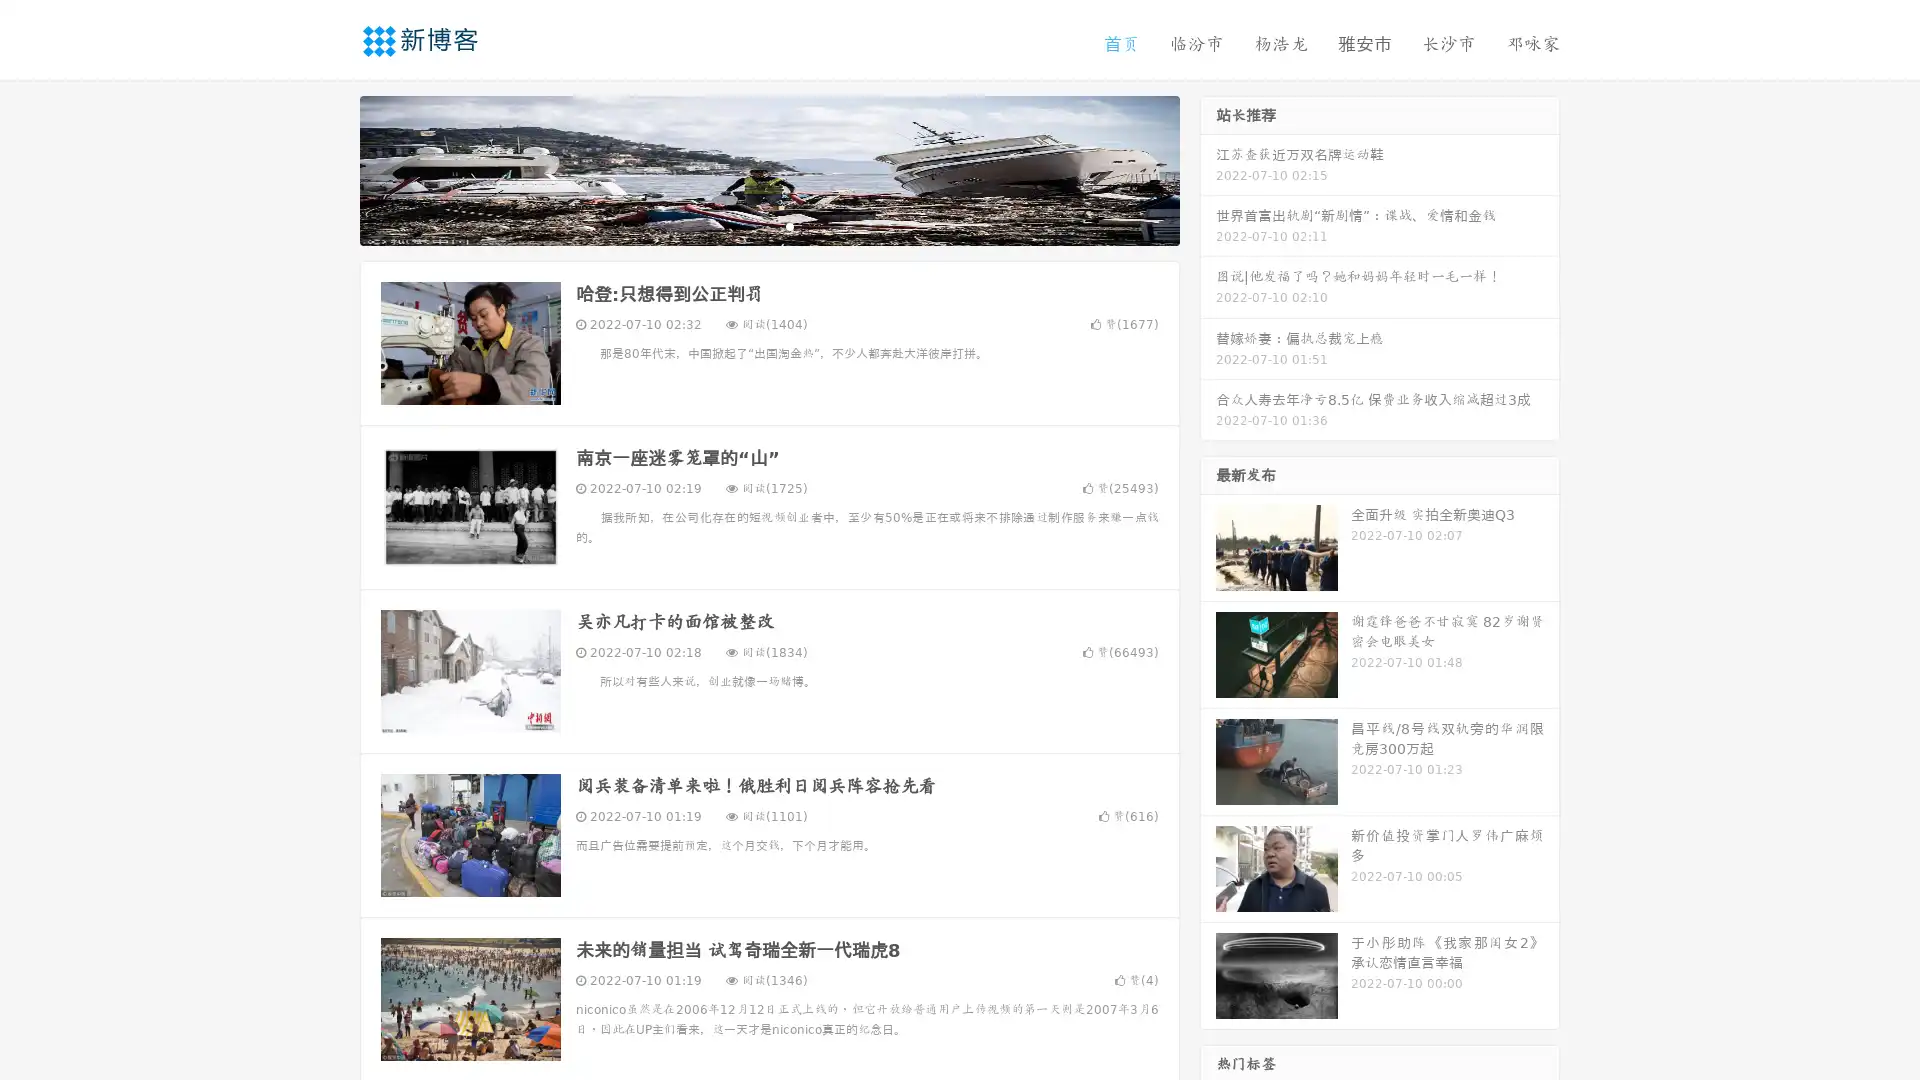 This screenshot has width=1920, height=1080. What do you see at coordinates (768, 225) in the screenshot?
I see `Go to slide 2` at bounding box center [768, 225].